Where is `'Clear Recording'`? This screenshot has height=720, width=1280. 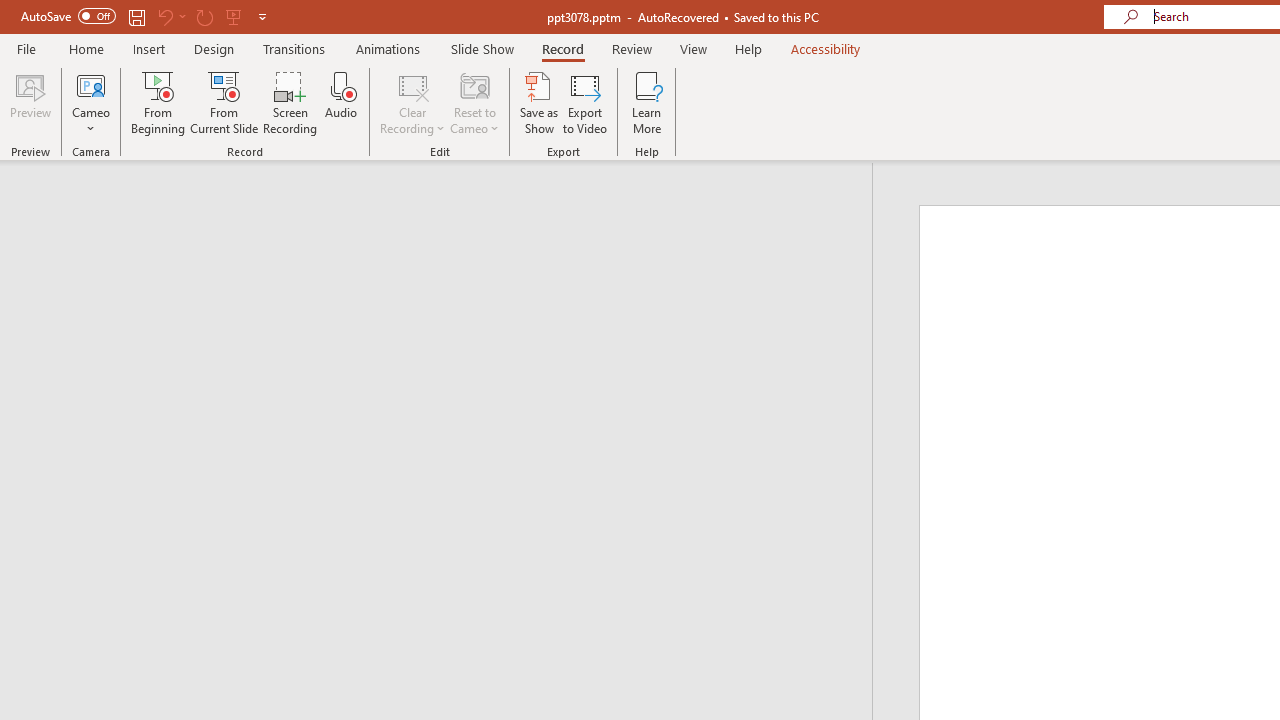 'Clear Recording' is located at coordinates (411, 103).